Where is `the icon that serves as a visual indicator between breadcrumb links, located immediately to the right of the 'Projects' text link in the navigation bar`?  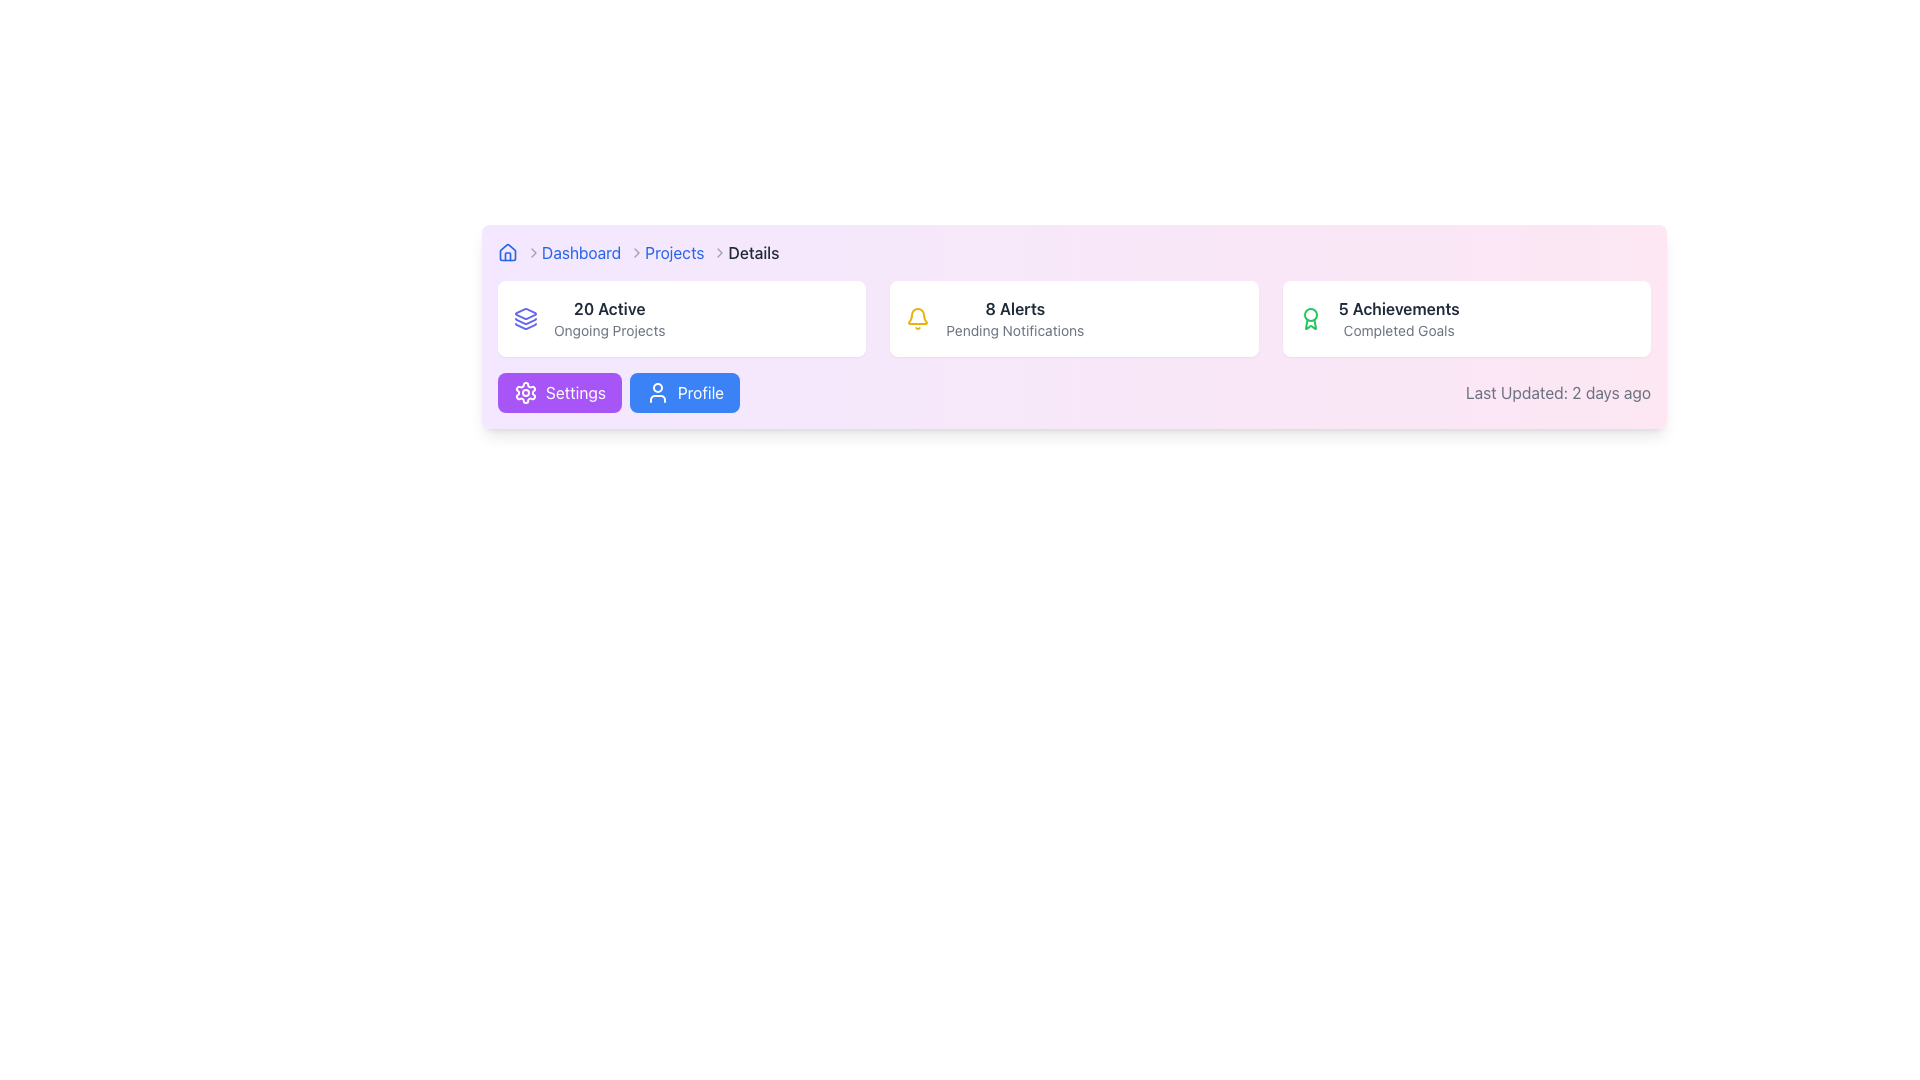
the icon that serves as a visual indicator between breadcrumb links, located immediately to the right of the 'Projects' text link in the navigation bar is located at coordinates (720, 252).